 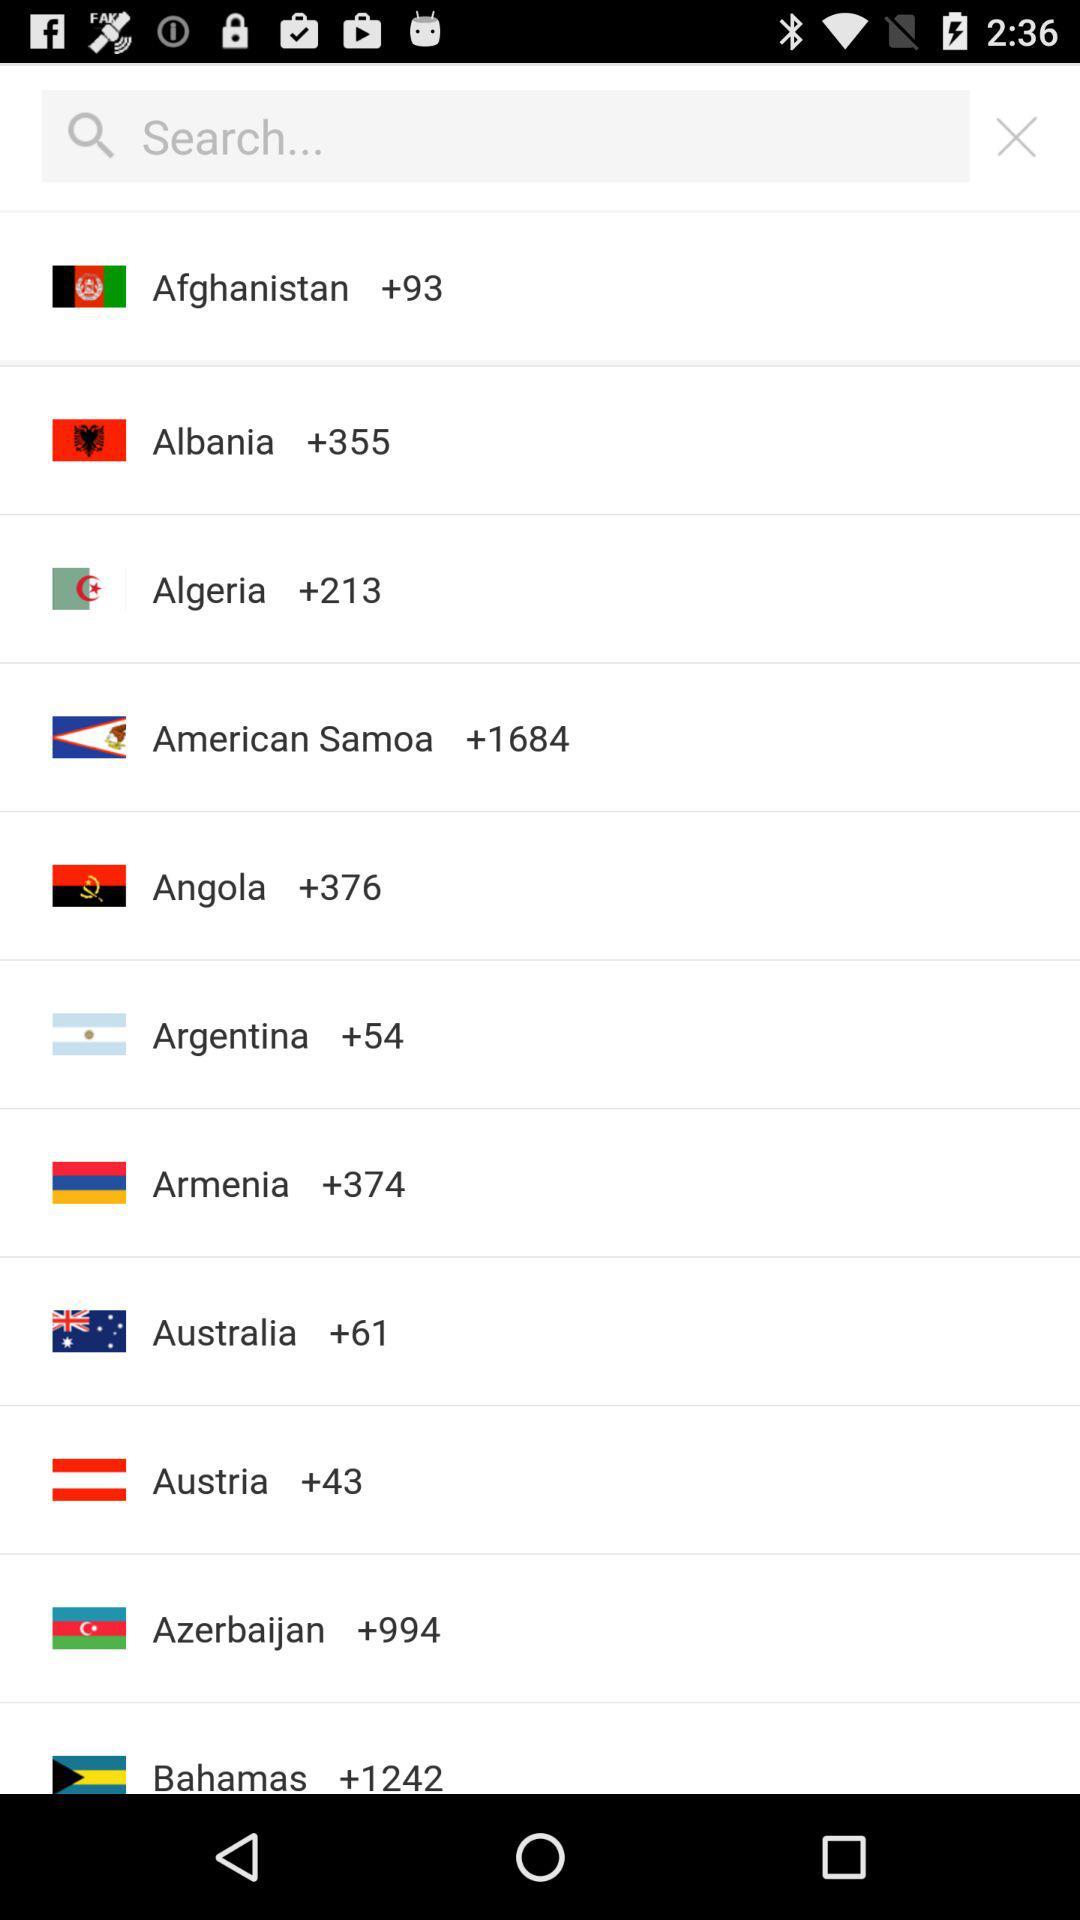 What do you see at coordinates (1017, 135) in the screenshot?
I see `the page` at bounding box center [1017, 135].